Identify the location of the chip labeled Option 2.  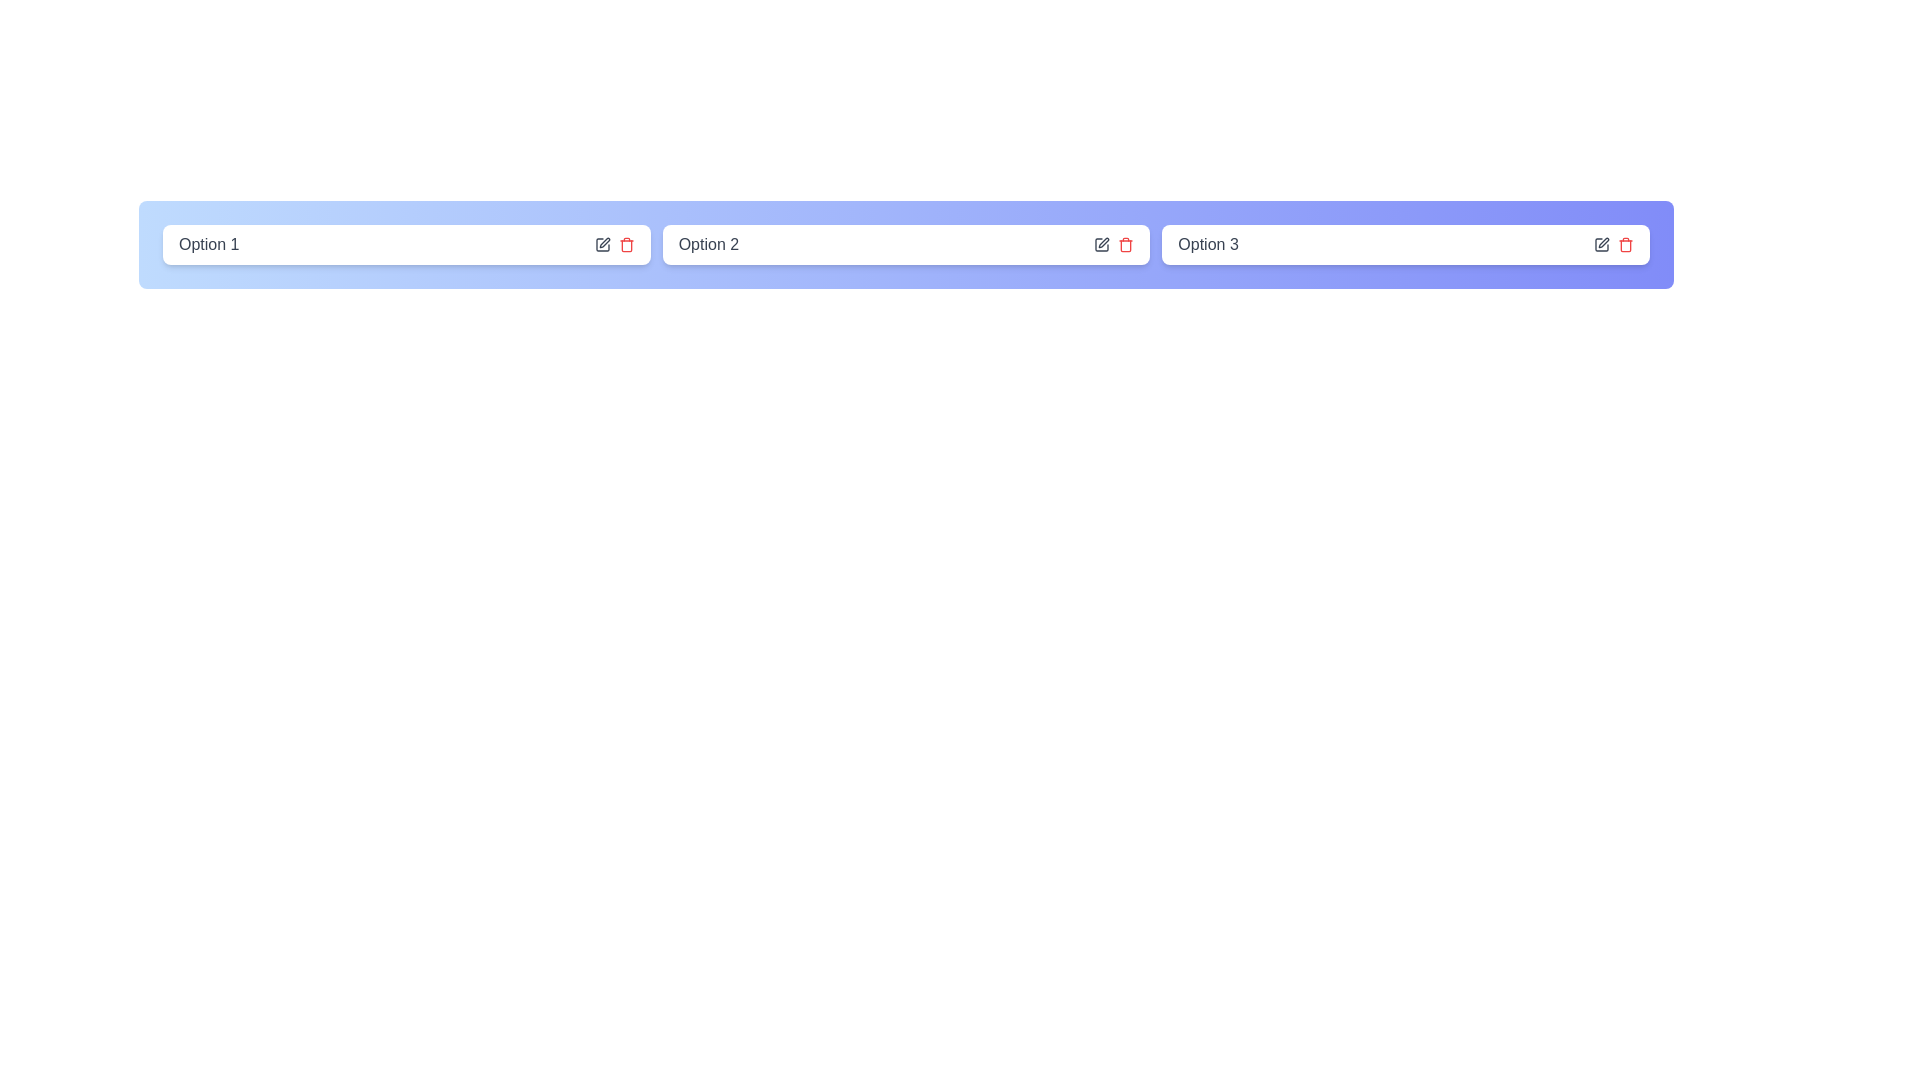
(905, 244).